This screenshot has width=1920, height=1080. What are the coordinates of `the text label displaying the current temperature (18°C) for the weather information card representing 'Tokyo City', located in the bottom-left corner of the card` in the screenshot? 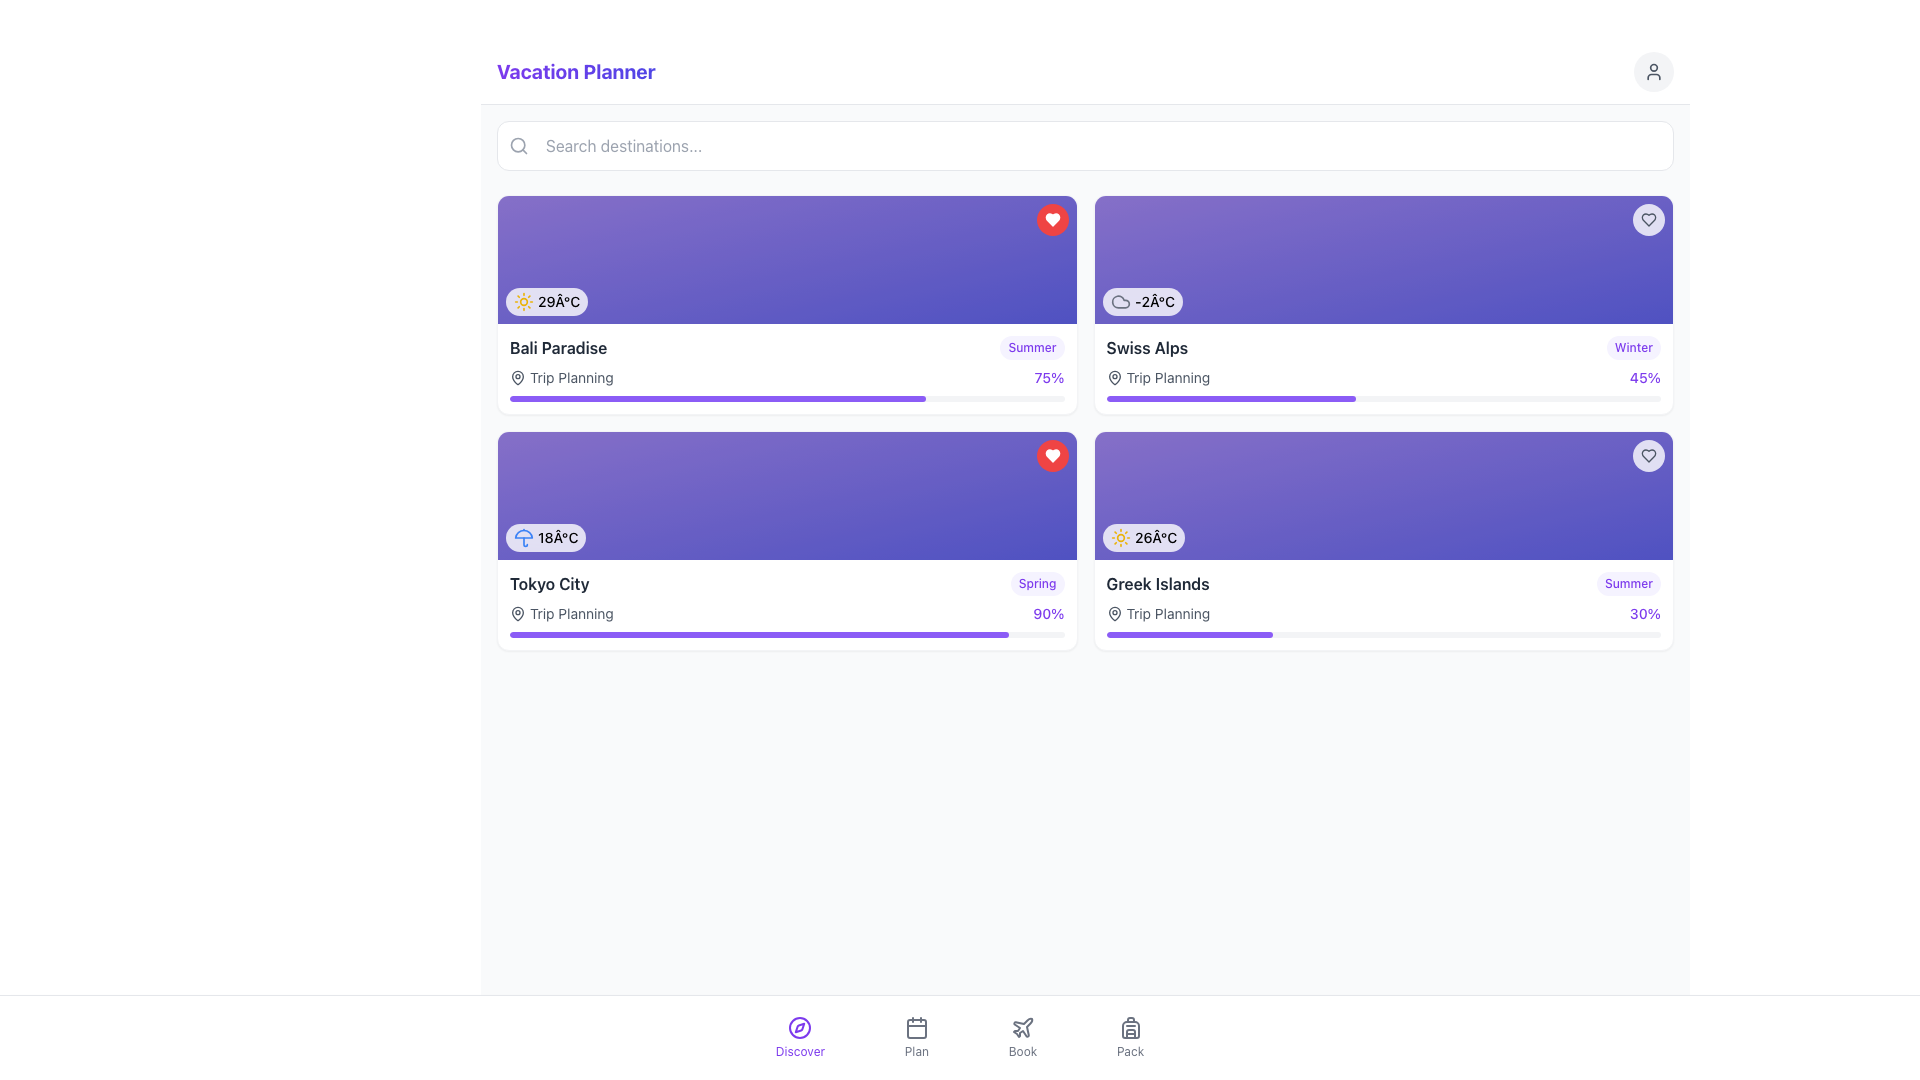 It's located at (558, 536).